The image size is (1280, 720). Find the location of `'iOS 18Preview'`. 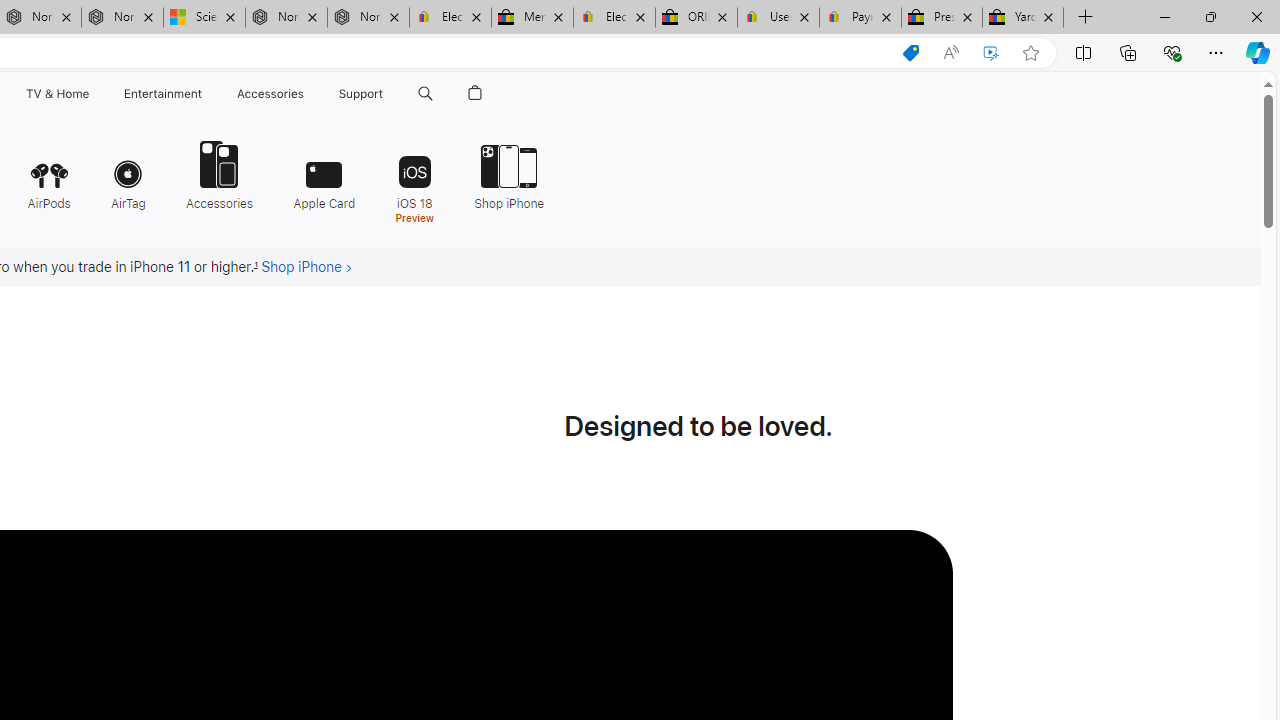

'iOS 18Preview' is located at coordinates (413, 180).